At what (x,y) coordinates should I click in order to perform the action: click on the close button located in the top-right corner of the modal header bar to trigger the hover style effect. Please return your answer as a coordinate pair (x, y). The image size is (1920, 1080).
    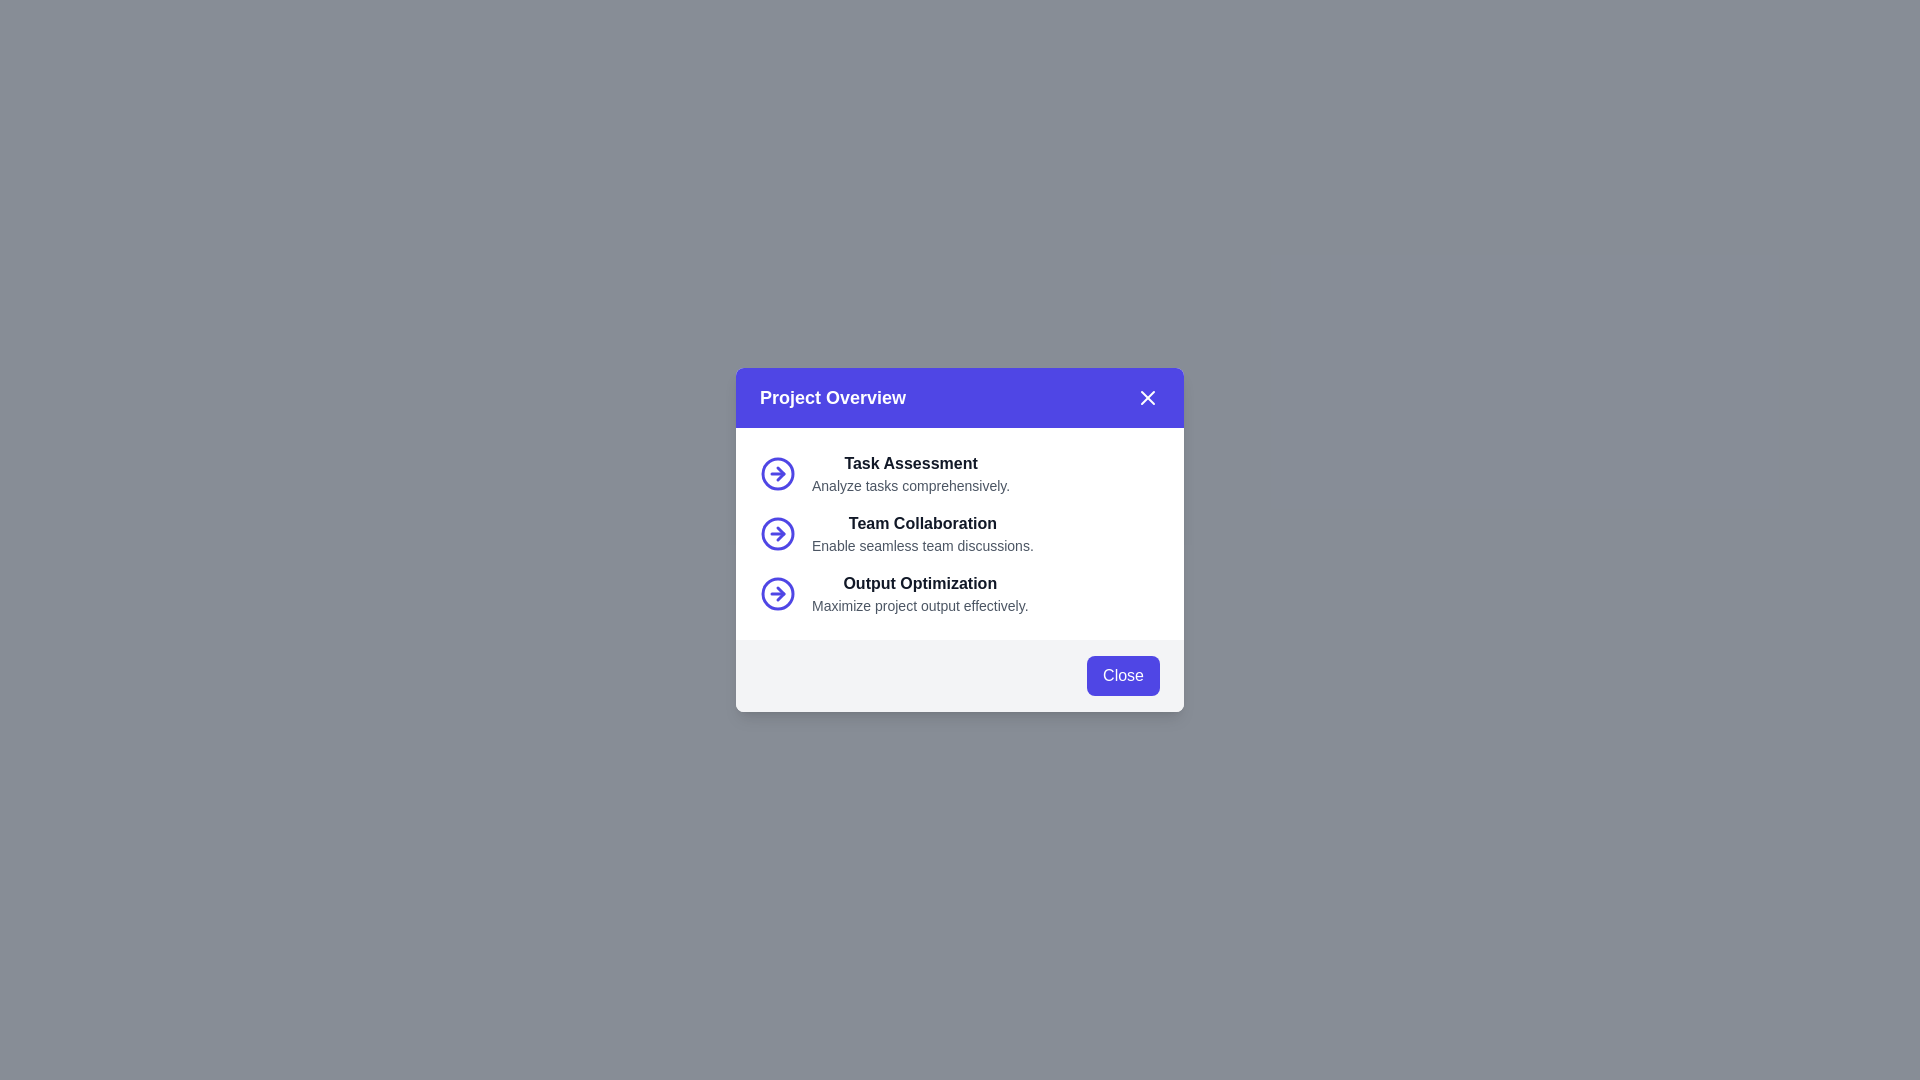
    Looking at the image, I should click on (1147, 397).